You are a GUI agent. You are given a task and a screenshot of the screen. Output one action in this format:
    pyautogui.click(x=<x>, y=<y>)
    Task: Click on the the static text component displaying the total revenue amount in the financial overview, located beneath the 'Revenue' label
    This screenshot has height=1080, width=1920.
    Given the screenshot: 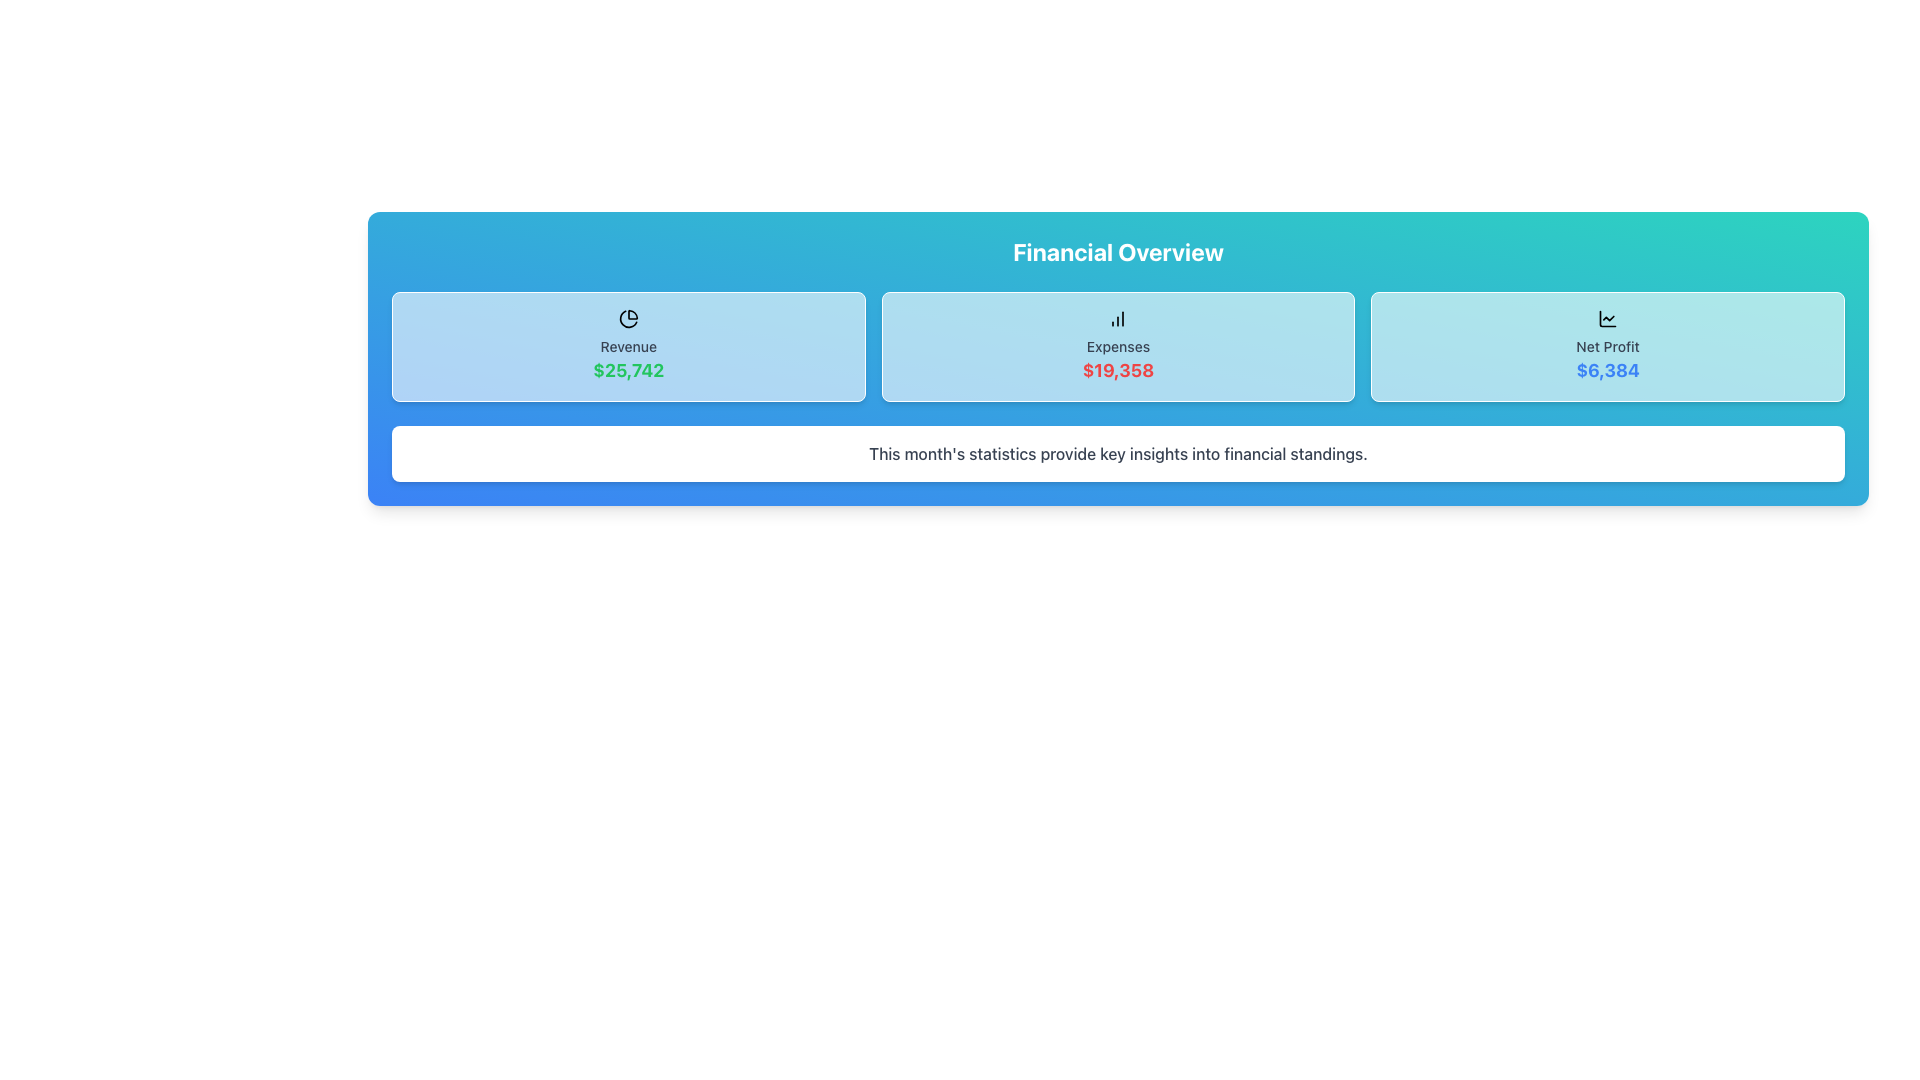 What is the action you would take?
    pyautogui.click(x=627, y=370)
    